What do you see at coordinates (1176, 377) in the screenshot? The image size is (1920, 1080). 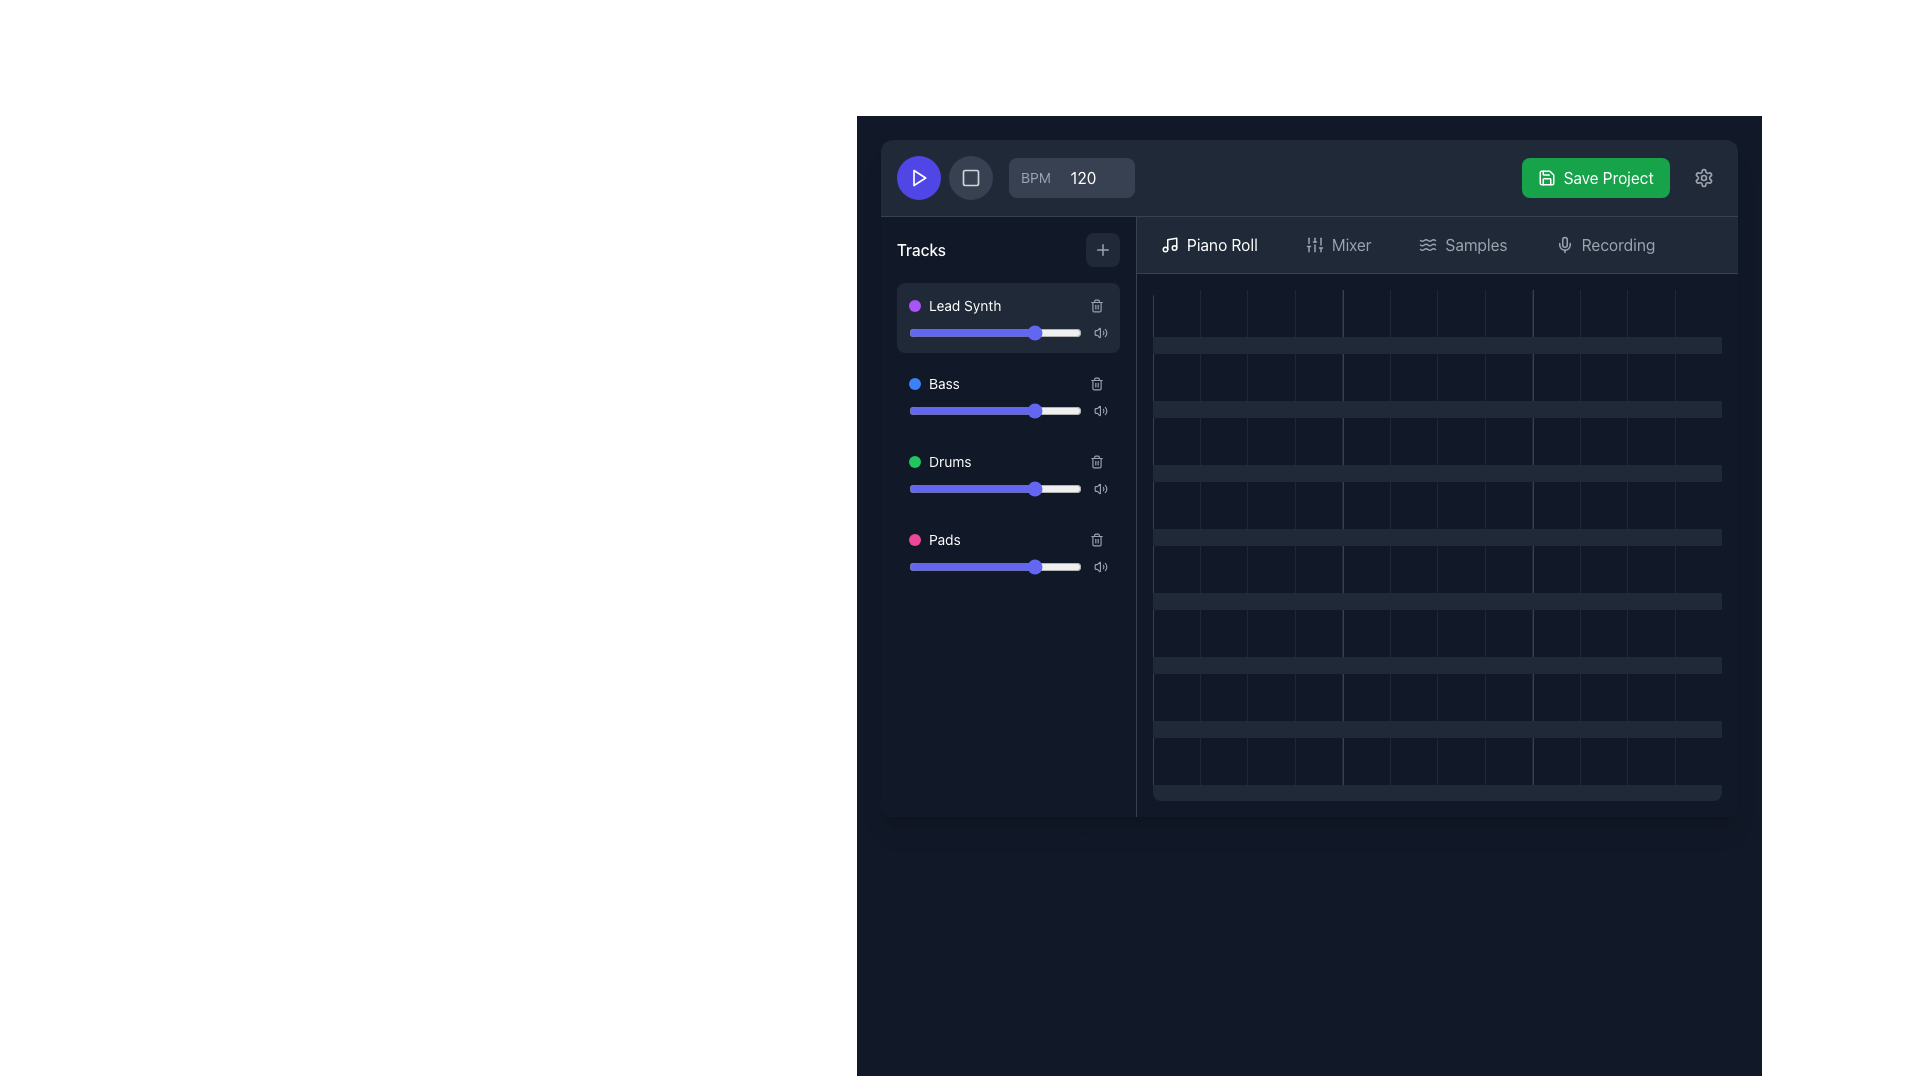 I see `the first cell in the second row of the grid layout, which serves as an interactive area within the interface` at bounding box center [1176, 377].